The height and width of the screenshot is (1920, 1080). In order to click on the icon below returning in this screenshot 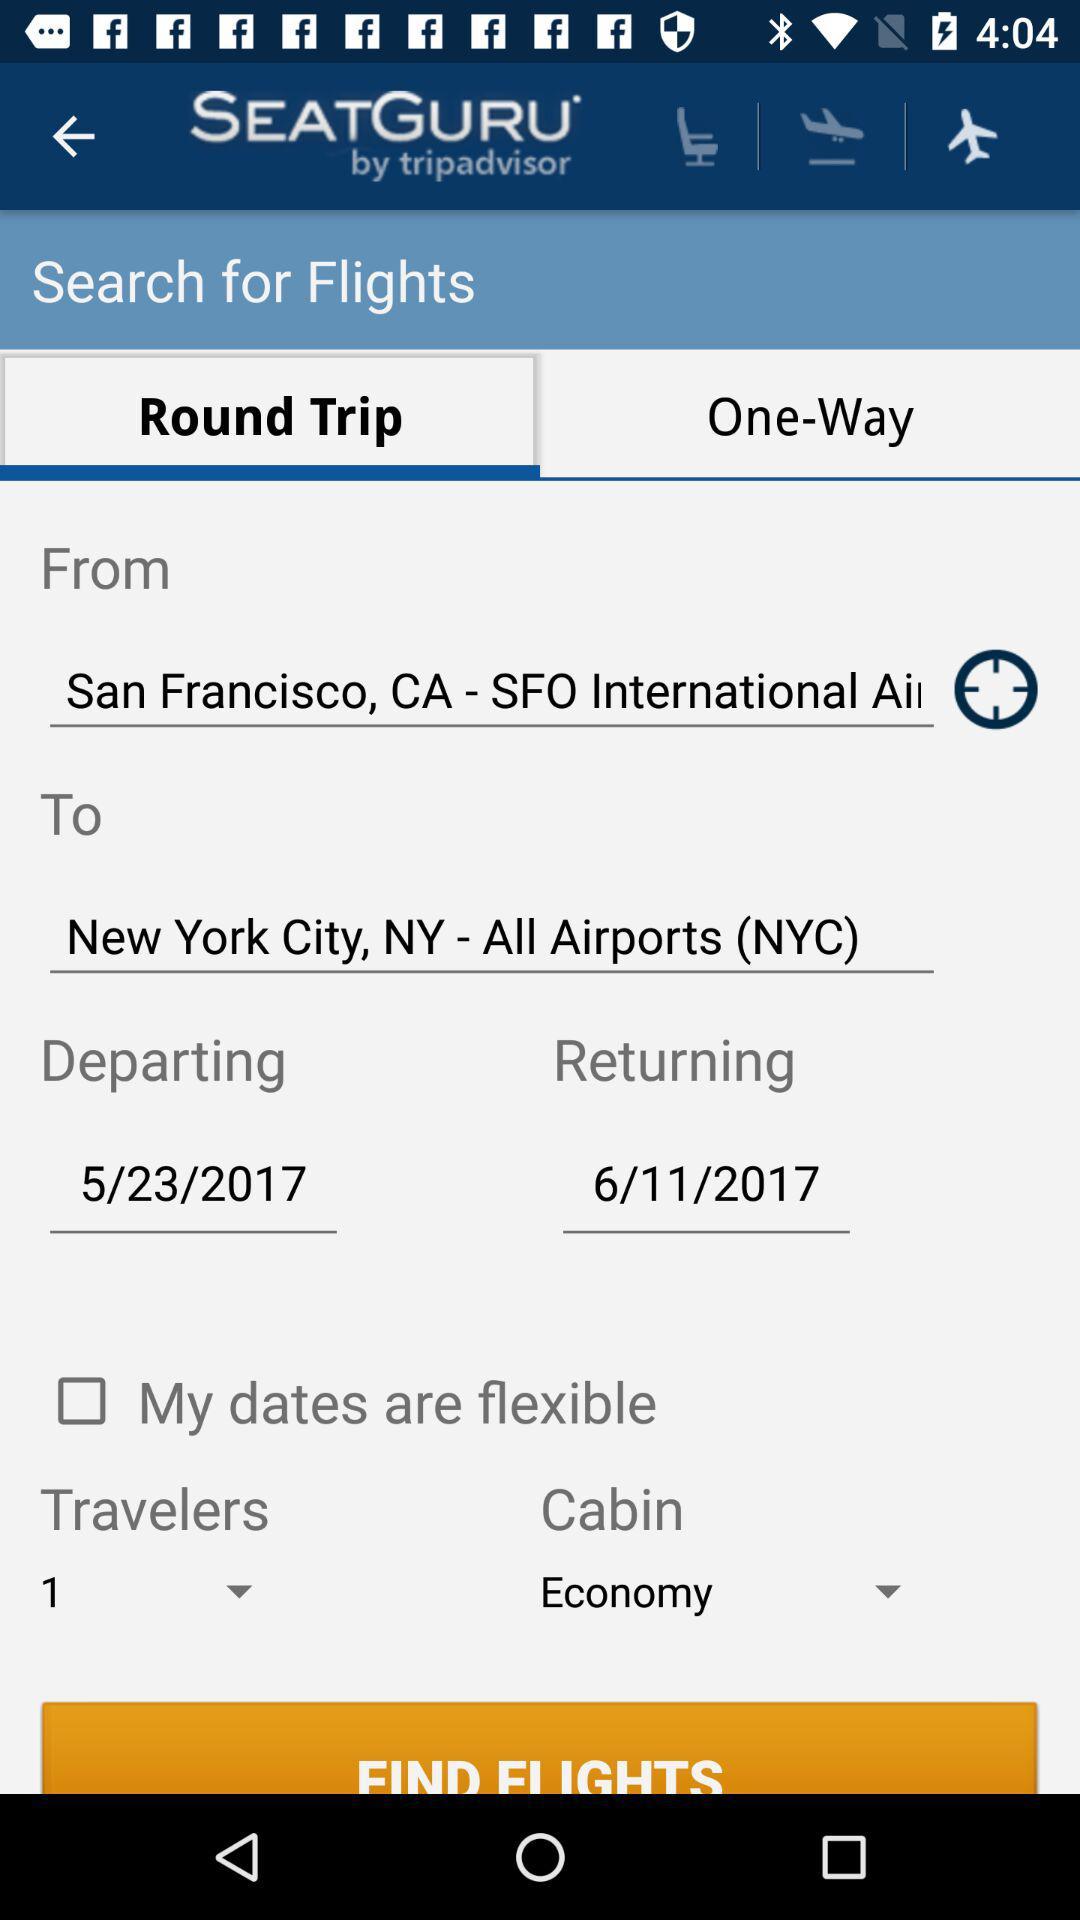, I will do `click(705, 1181)`.